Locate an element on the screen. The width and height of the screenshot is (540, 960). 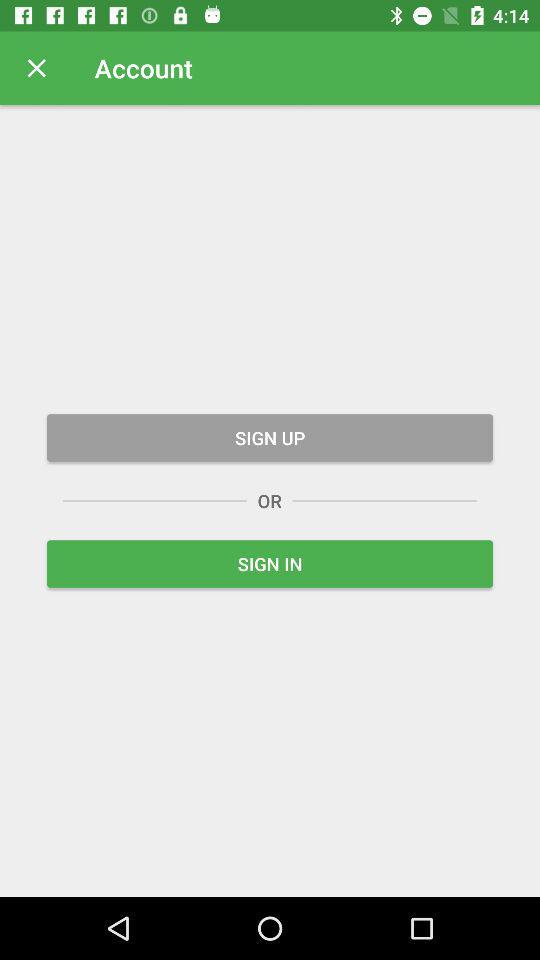
icon next to account icon is located at coordinates (36, 68).